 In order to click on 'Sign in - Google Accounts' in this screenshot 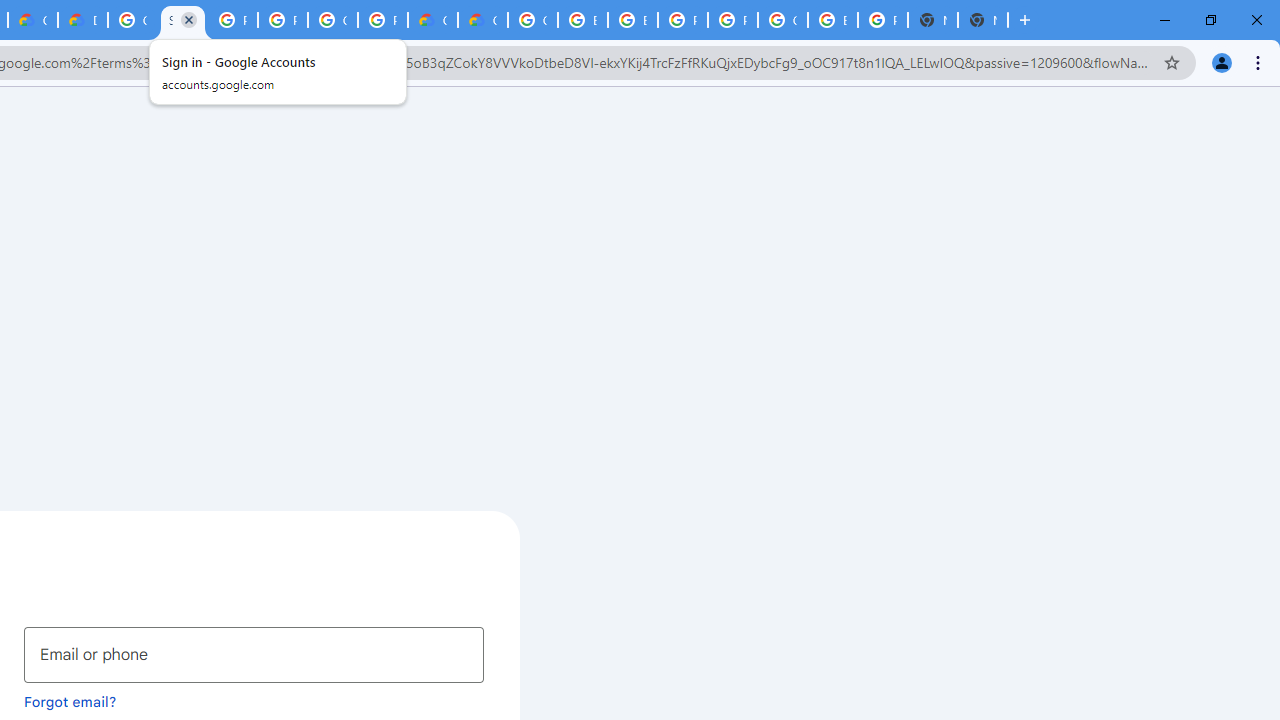, I will do `click(183, 20)`.